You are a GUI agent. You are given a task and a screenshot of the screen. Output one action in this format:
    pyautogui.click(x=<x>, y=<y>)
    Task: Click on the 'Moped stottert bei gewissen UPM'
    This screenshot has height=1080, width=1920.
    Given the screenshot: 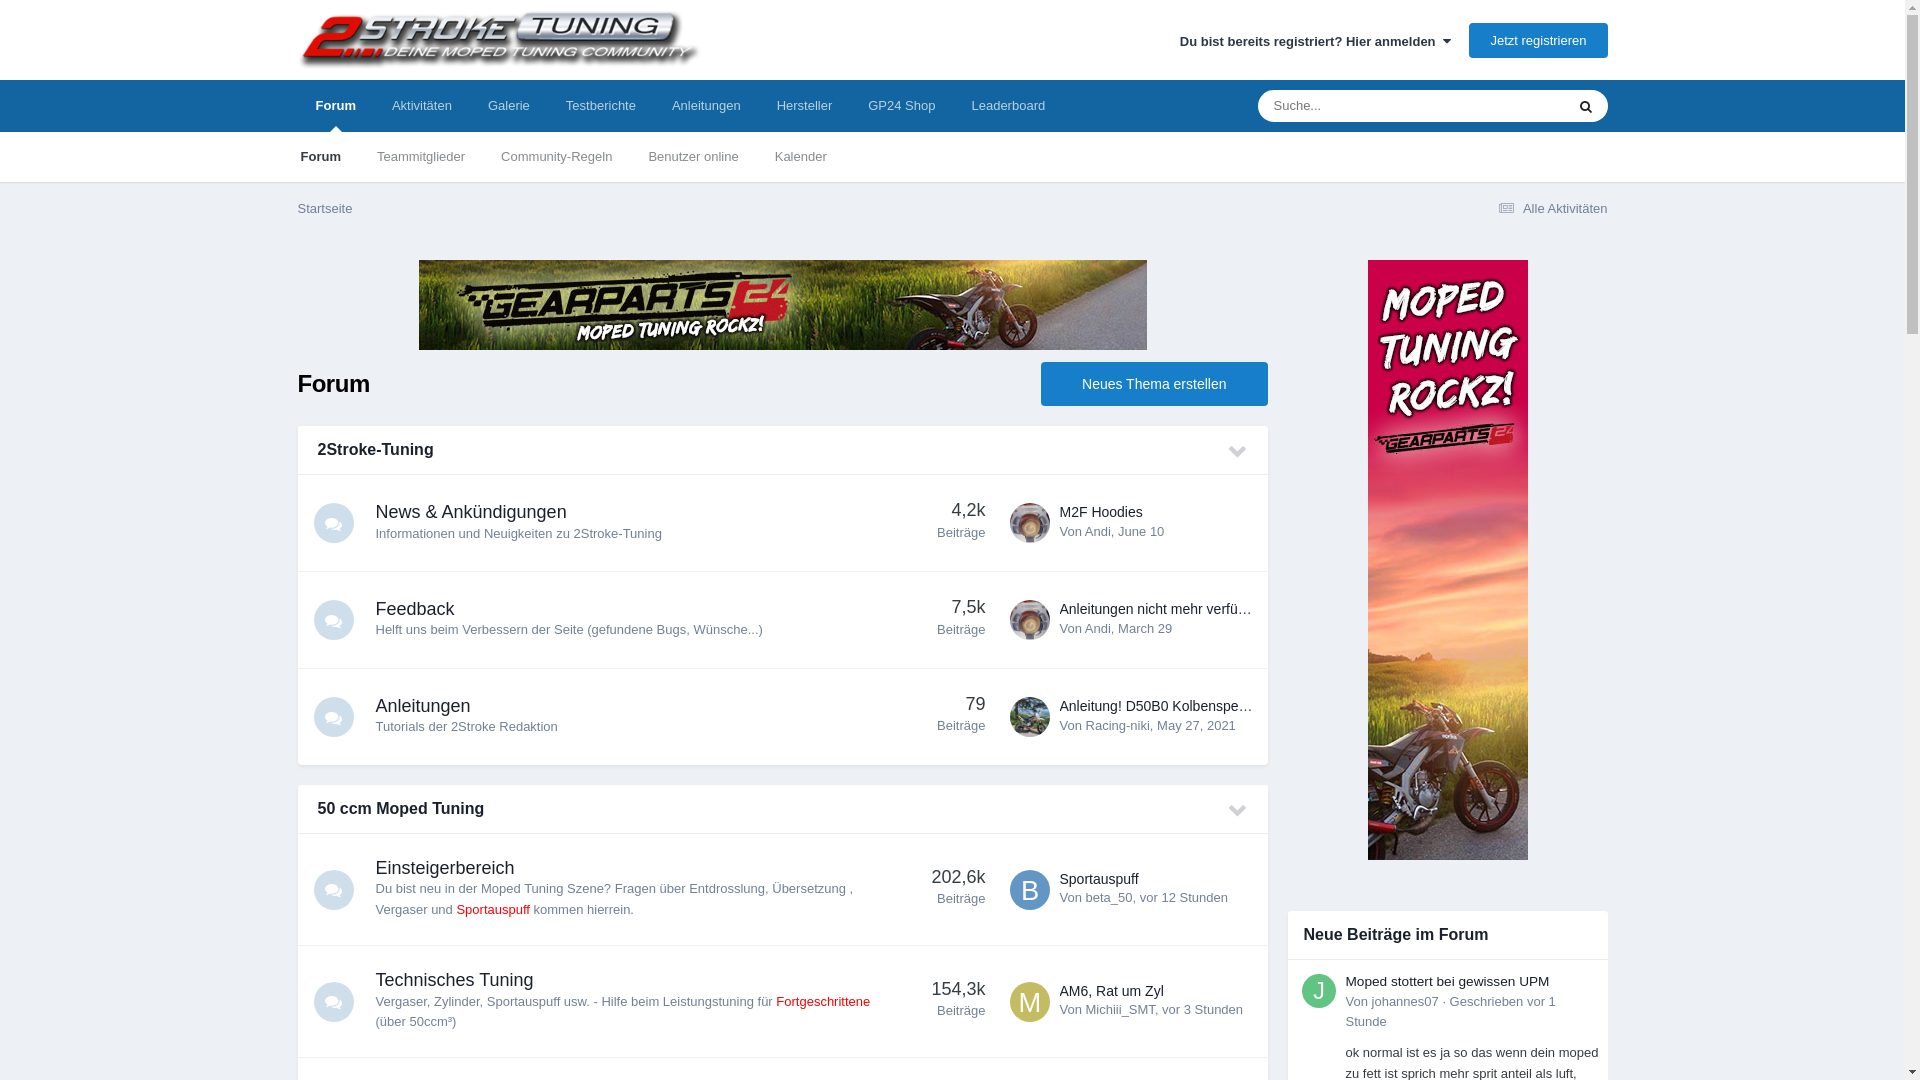 What is the action you would take?
    pyautogui.click(x=1448, y=980)
    